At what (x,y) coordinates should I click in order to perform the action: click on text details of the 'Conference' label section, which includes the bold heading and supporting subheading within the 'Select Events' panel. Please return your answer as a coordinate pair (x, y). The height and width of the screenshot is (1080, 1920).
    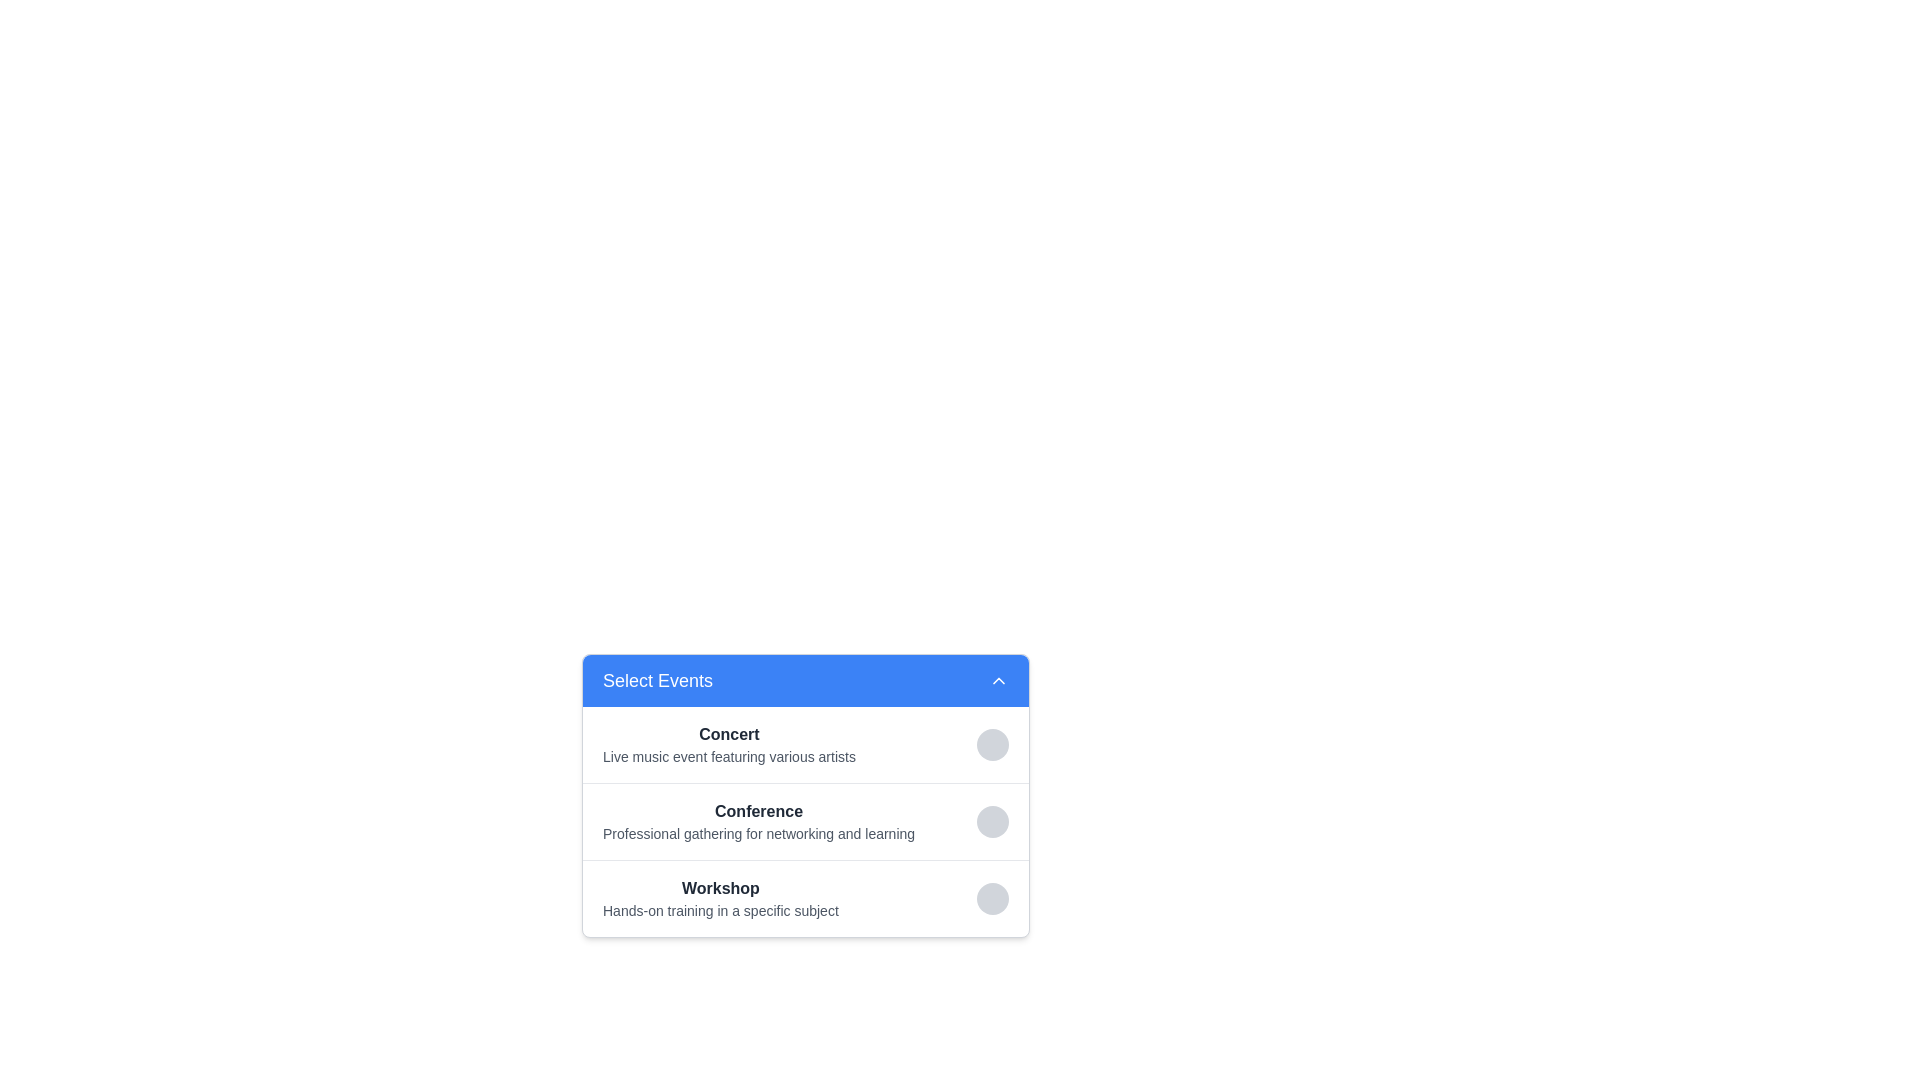
    Looking at the image, I should click on (806, 821).